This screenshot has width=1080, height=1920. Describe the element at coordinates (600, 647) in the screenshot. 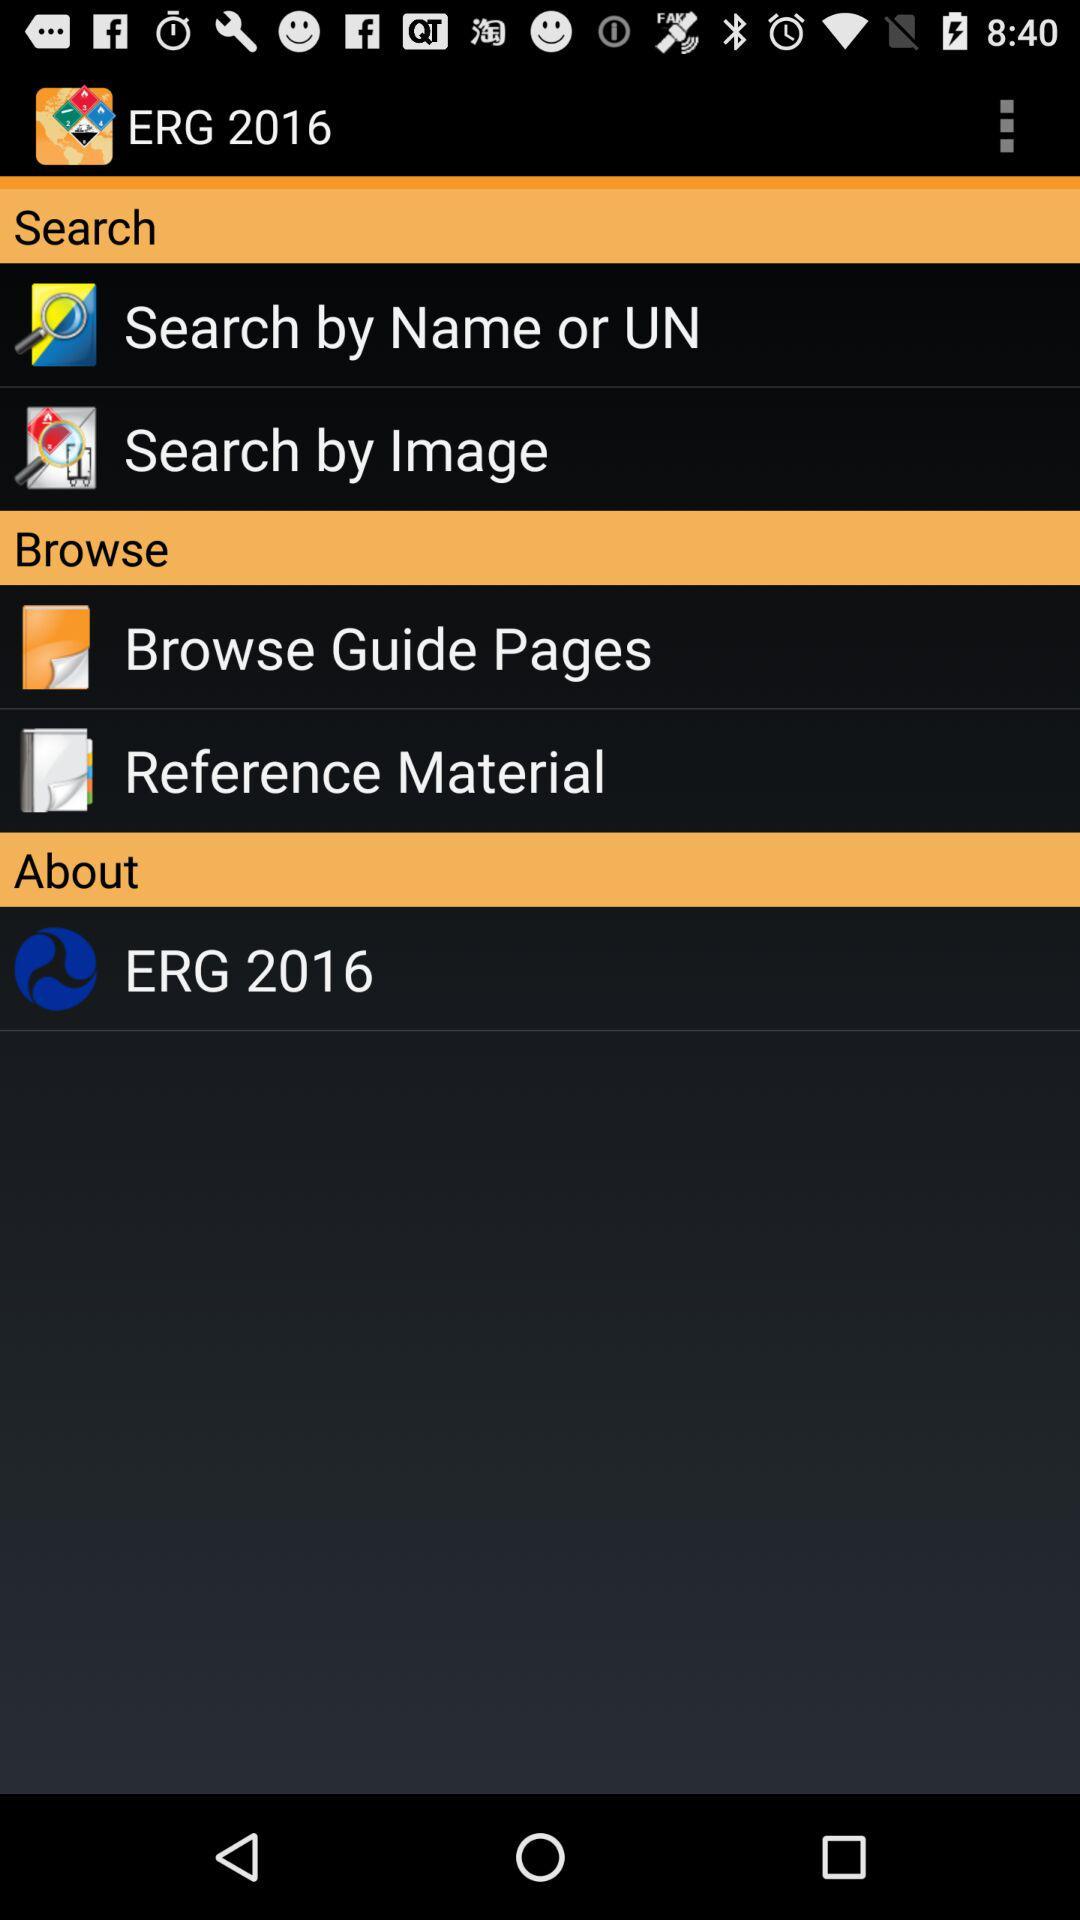

I see `icon above reference material` at that location.